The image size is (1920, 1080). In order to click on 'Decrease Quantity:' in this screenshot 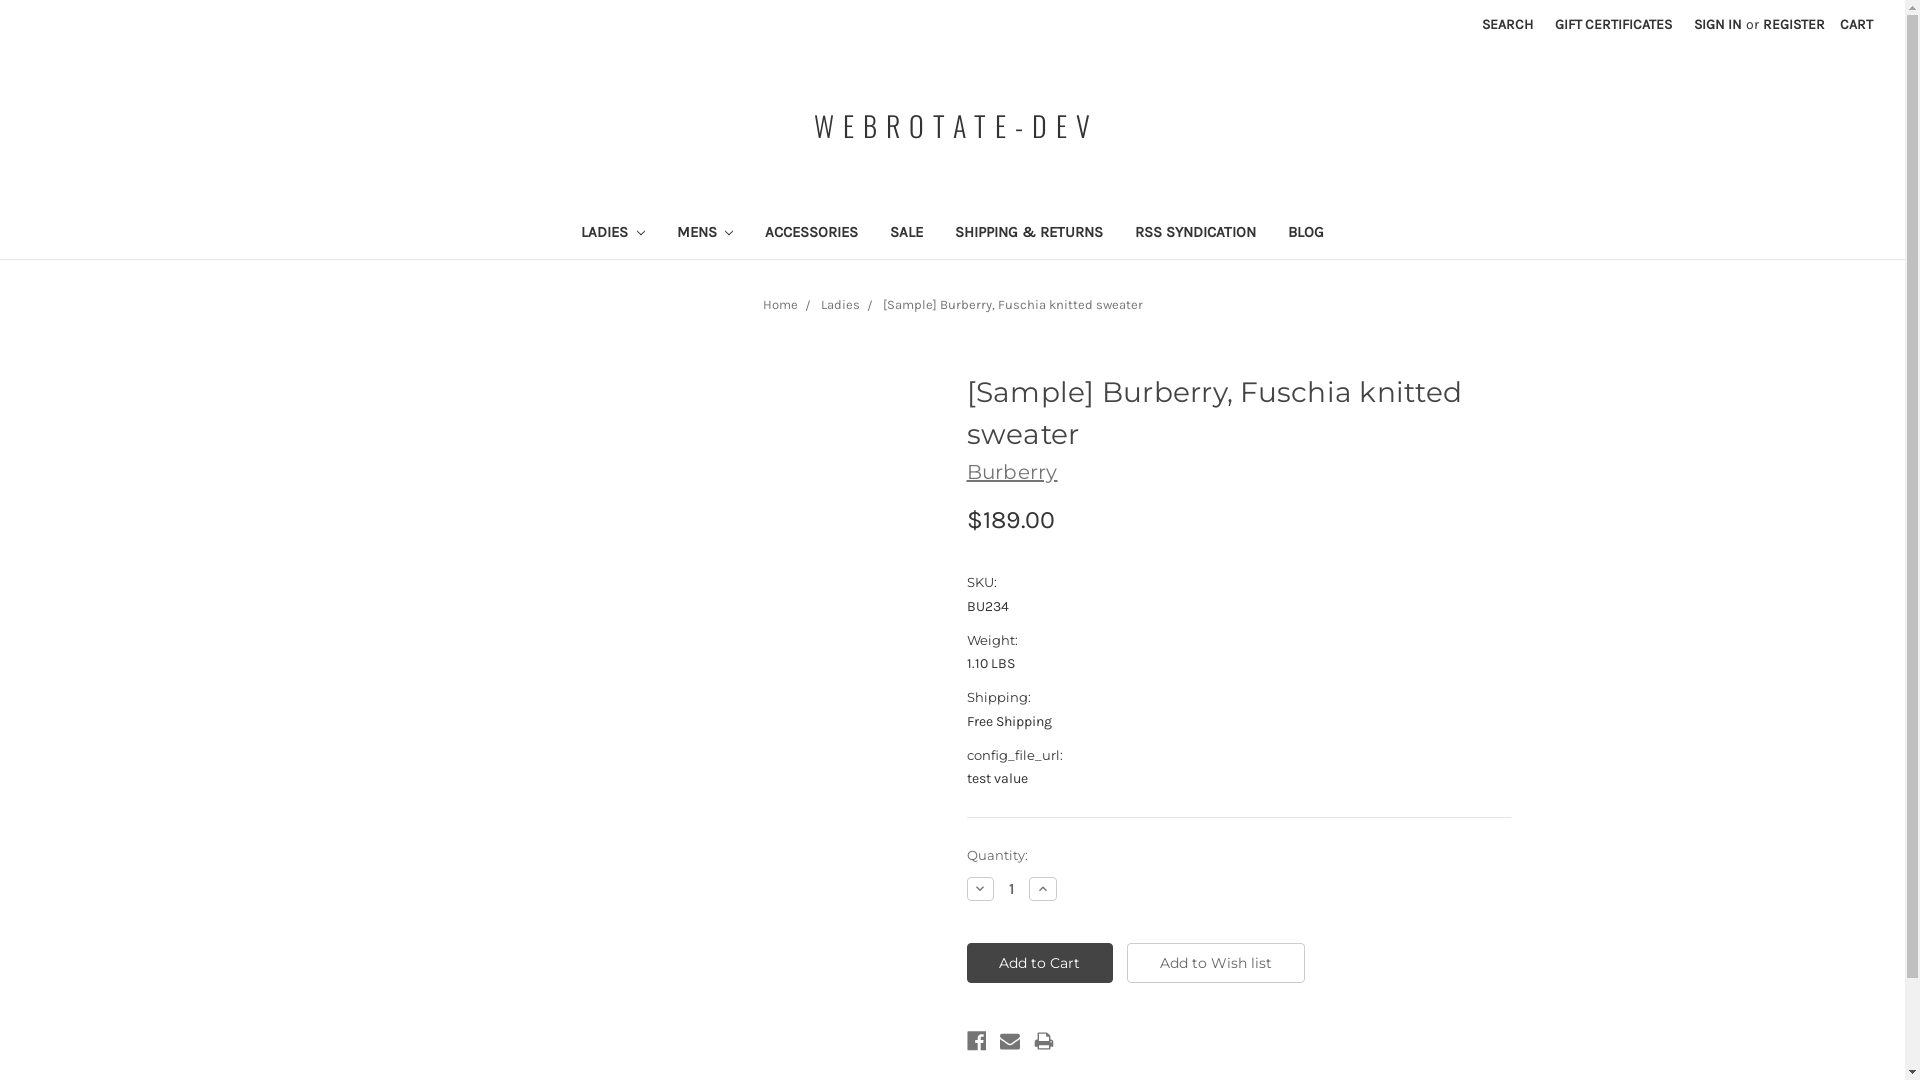, I will do `click(965, 887)`.